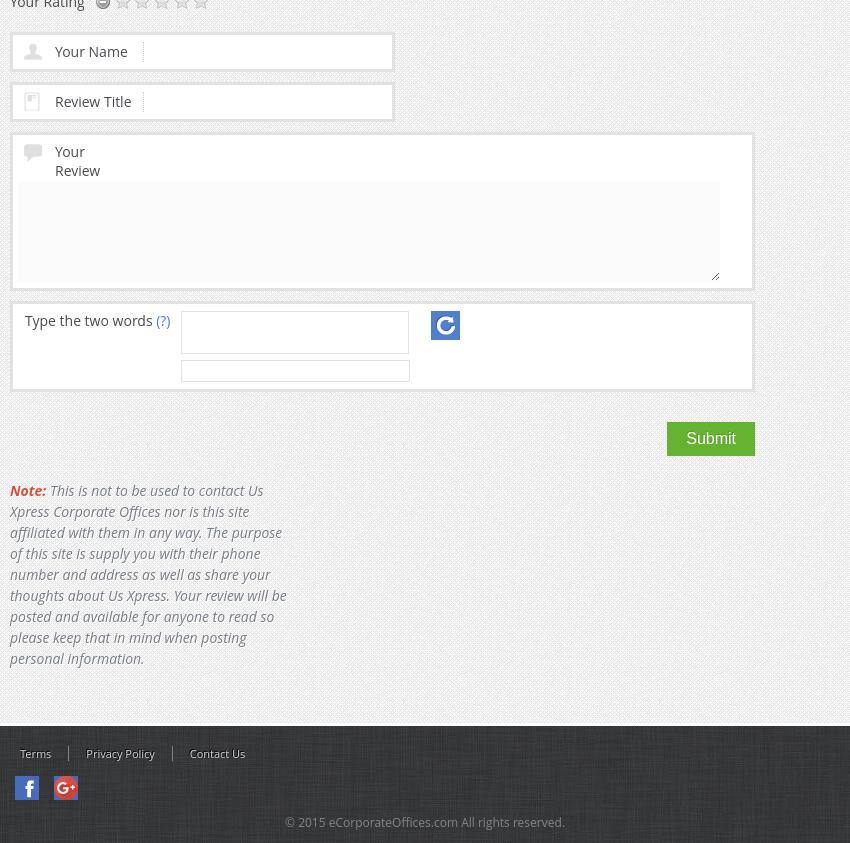 The width and height of the screenshot is (850, 843). Describe the element at coordinates (77, 160) in the screenshot. I see `'Your Review'` at that location.